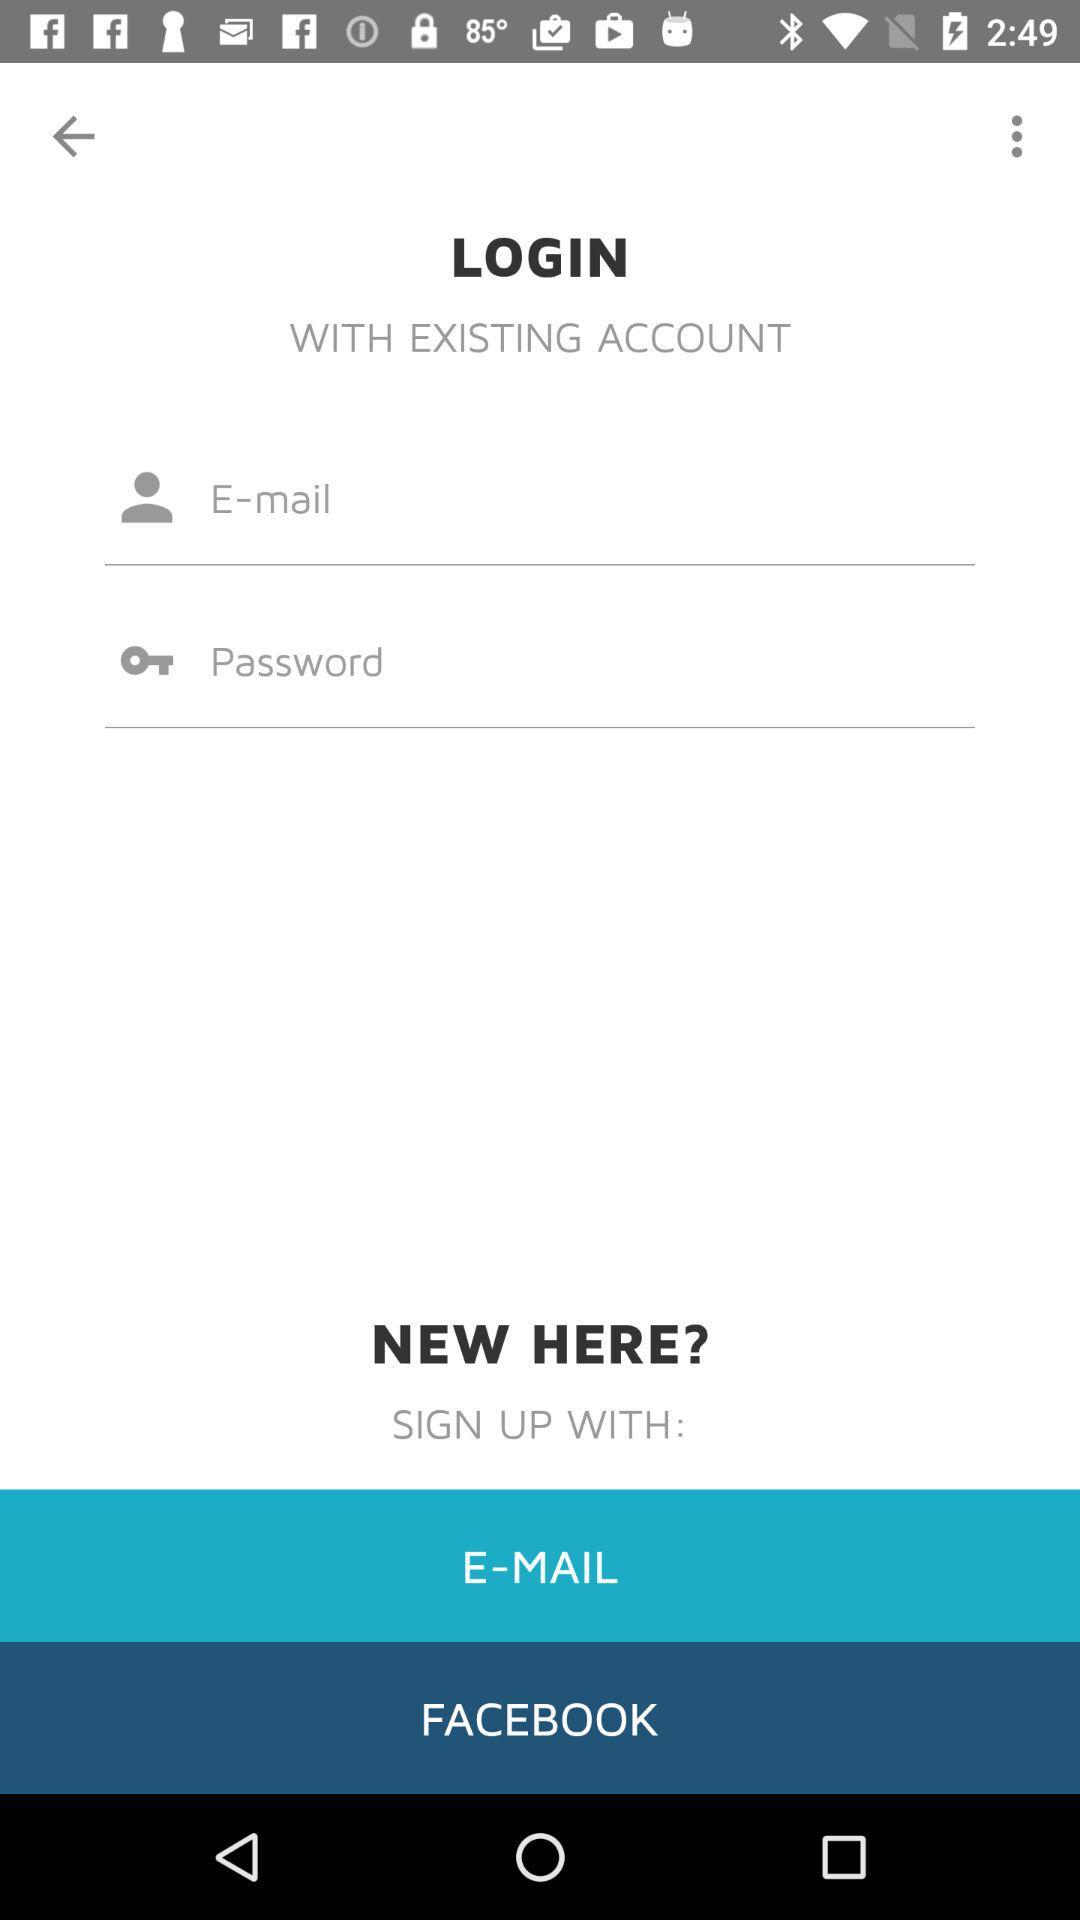 This screenshot has width=1080, height=1920. What do you see at coordinates (540, 1564) in the screenshot?
I see `the icon above facebook item` at bounding box center [540, 1564].